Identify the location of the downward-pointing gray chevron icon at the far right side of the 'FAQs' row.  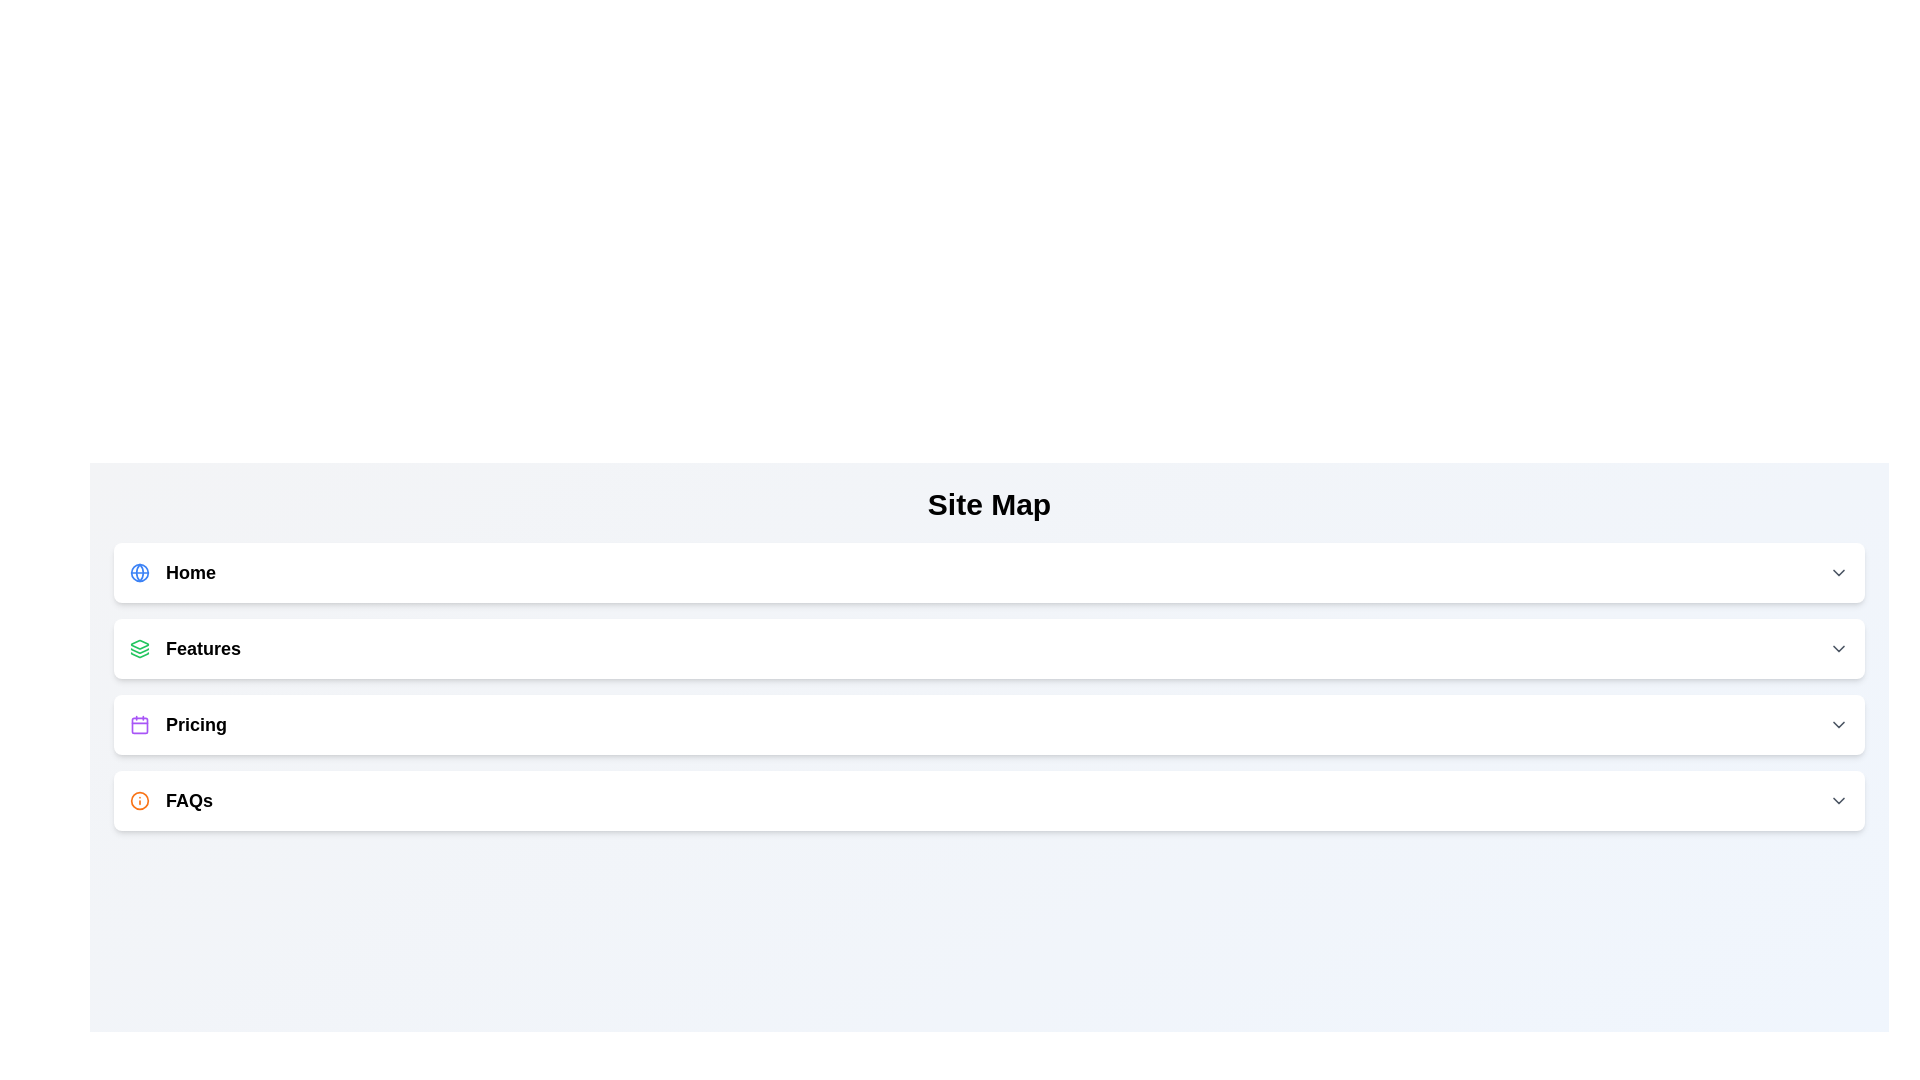
(1838, 800).